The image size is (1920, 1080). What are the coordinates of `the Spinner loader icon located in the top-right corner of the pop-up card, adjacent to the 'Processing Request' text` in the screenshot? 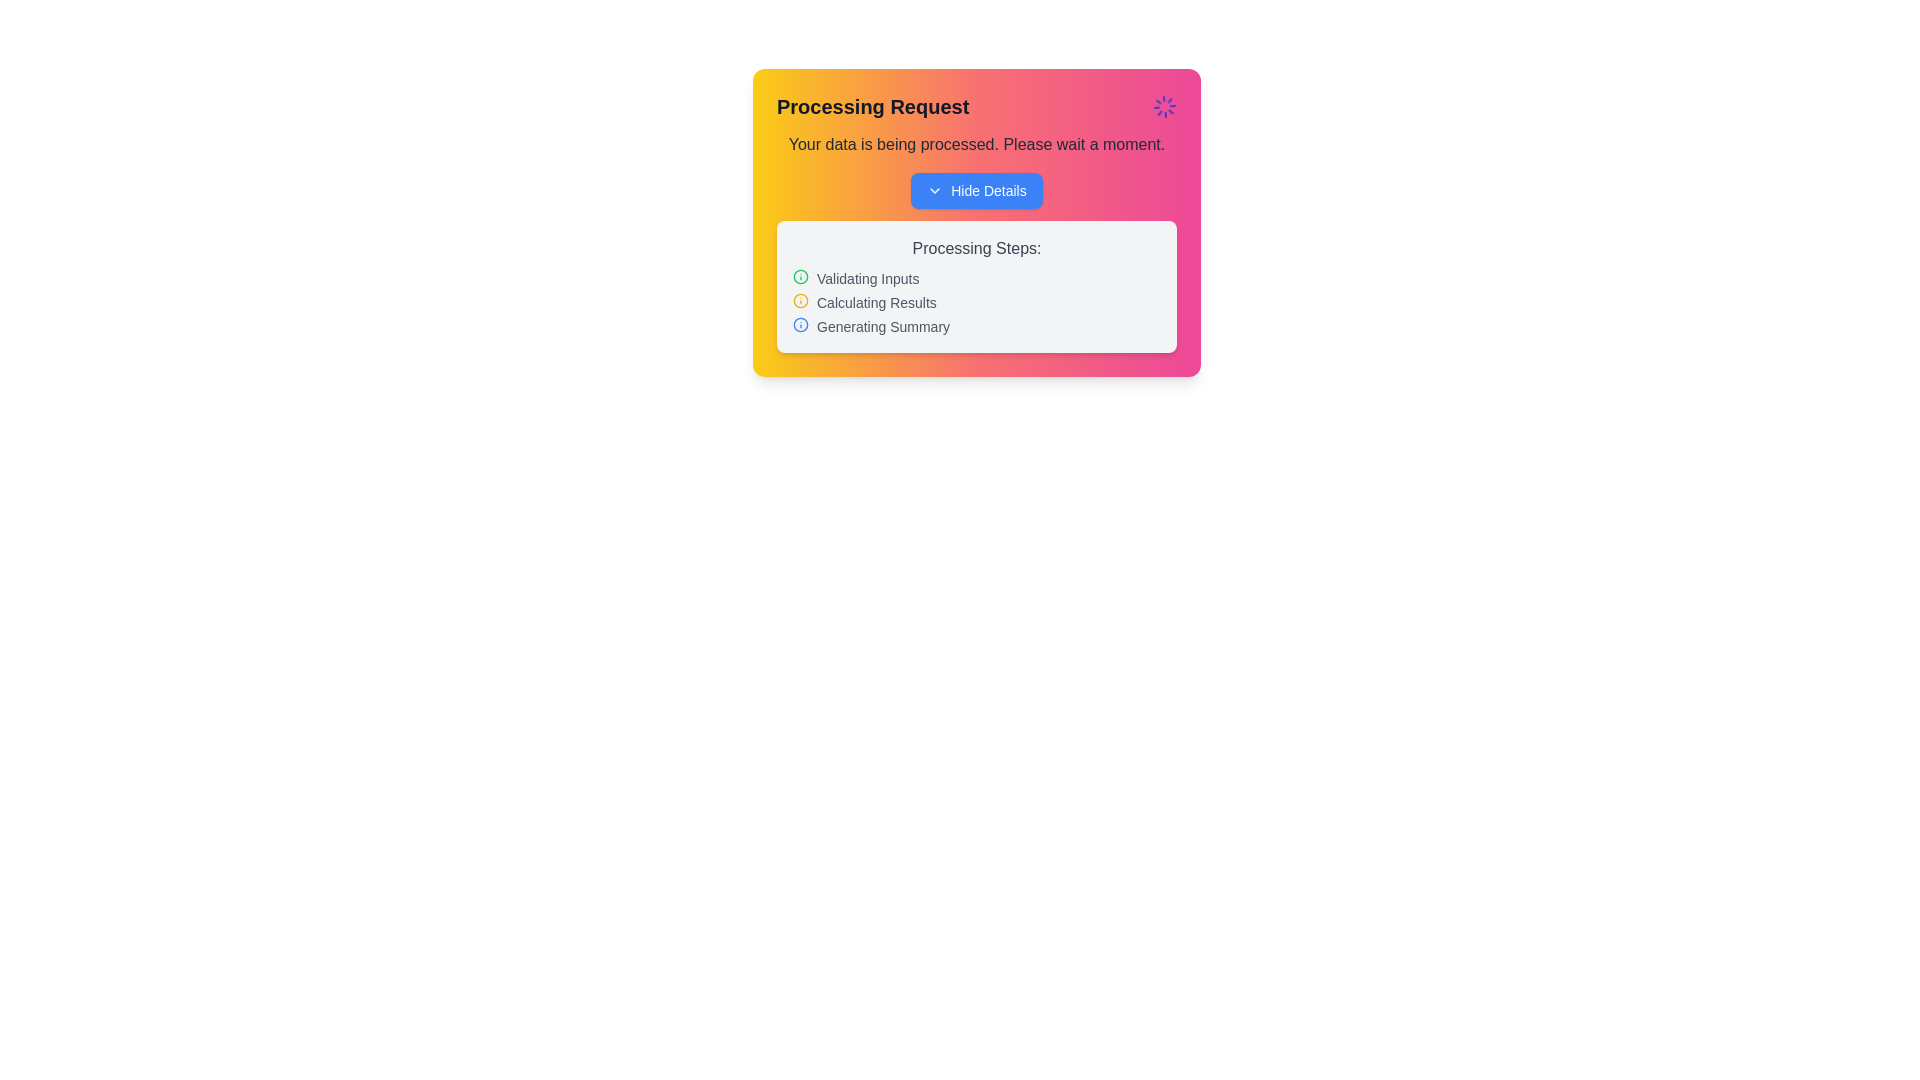 It's located at (1165, 107).